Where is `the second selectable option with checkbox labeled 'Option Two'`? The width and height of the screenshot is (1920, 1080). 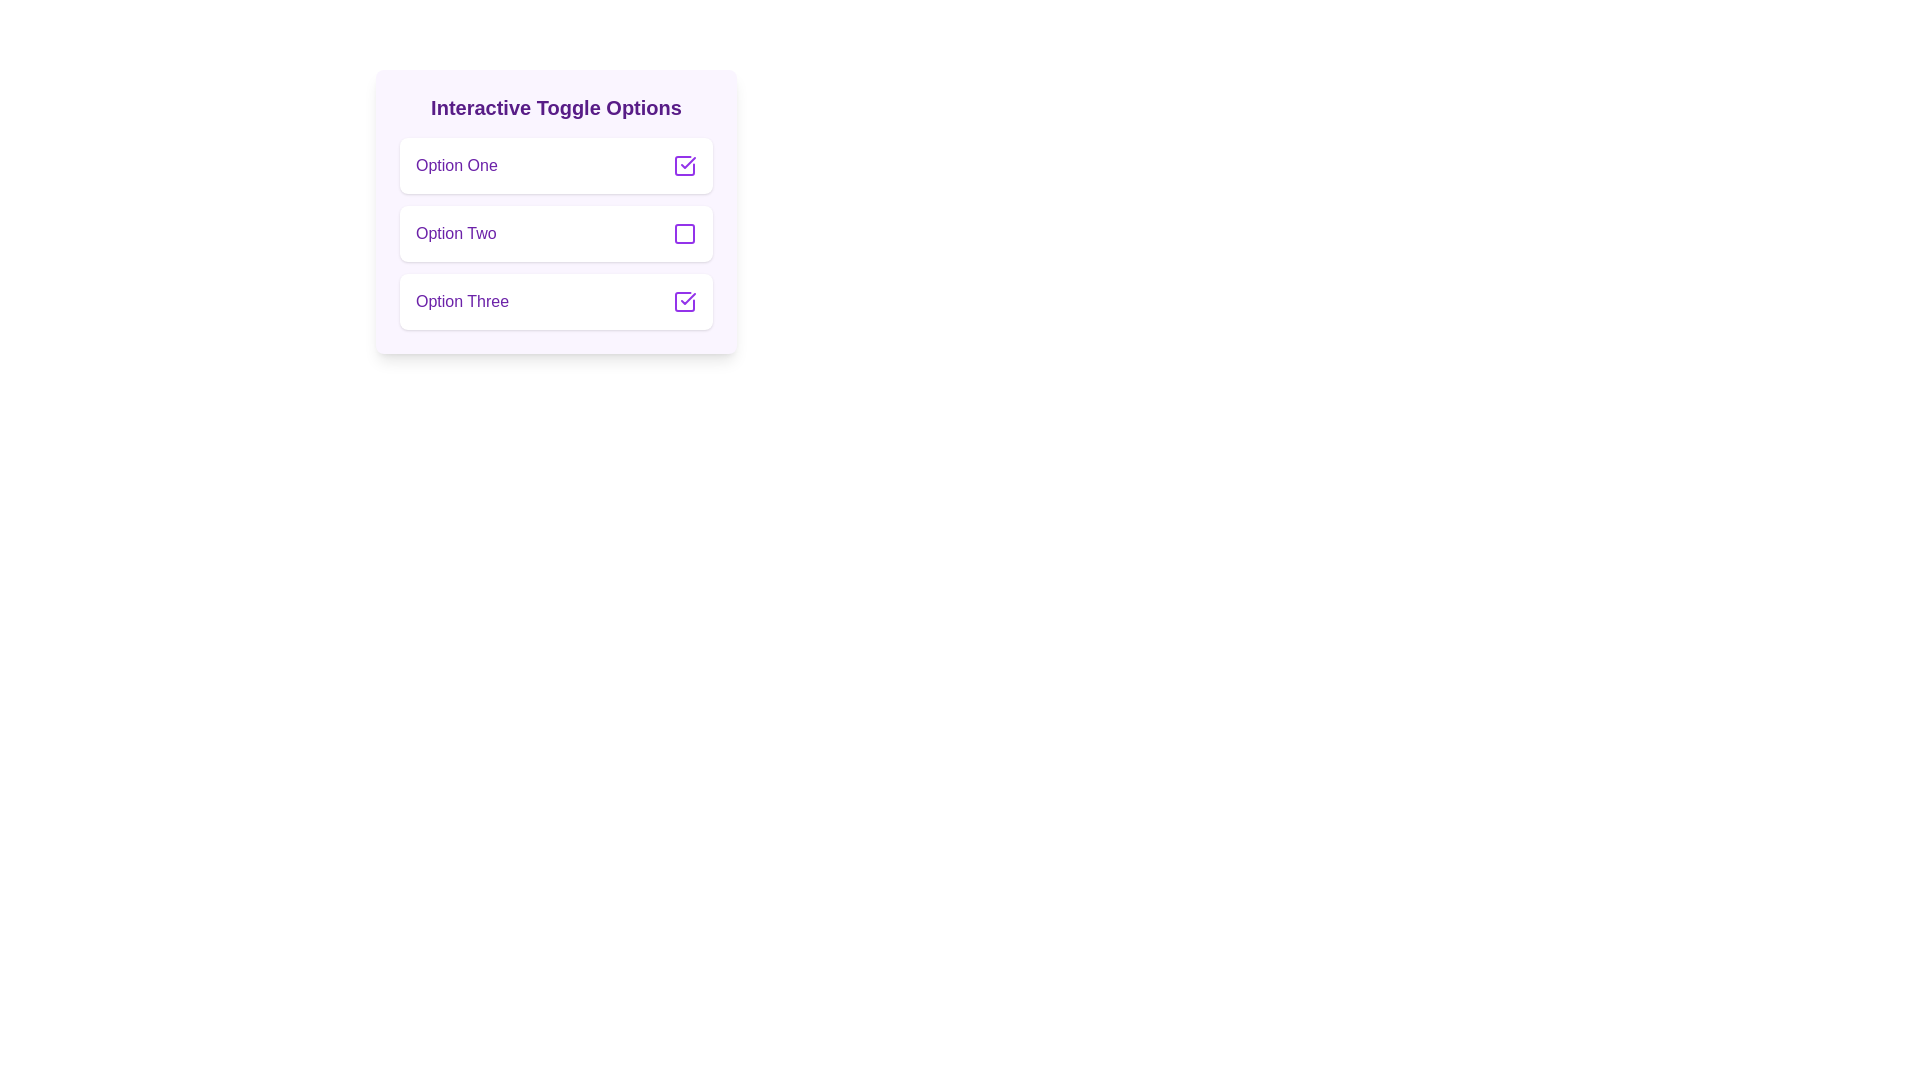 the second selectable option with checkbox labeled 'Option Two' is located at coordinates (556, 212).